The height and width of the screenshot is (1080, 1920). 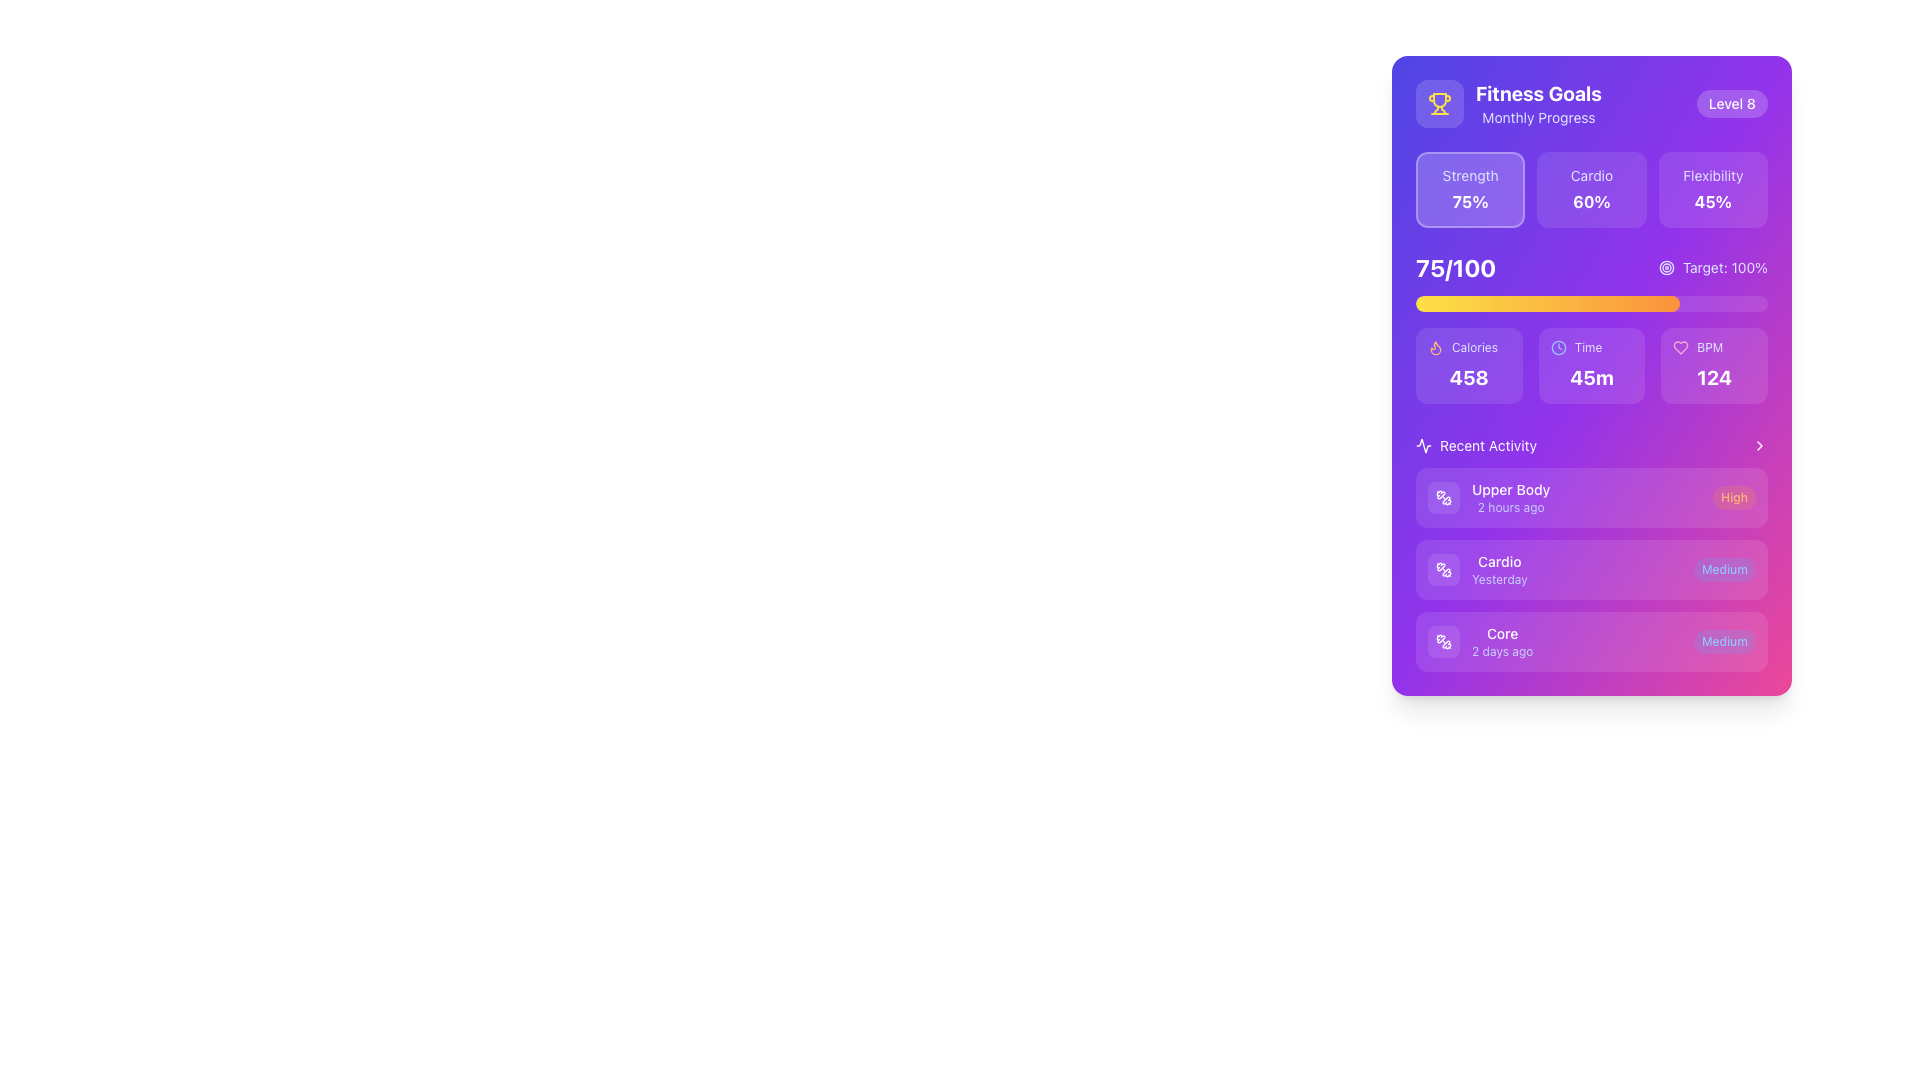 What do you see at coordinates (1680, 346) in the screenshot?
I see `the heart rate icon located in the top-right part of the card interface, positioned to the left of the text 'BPM'` at bounding box center [1680, 346].